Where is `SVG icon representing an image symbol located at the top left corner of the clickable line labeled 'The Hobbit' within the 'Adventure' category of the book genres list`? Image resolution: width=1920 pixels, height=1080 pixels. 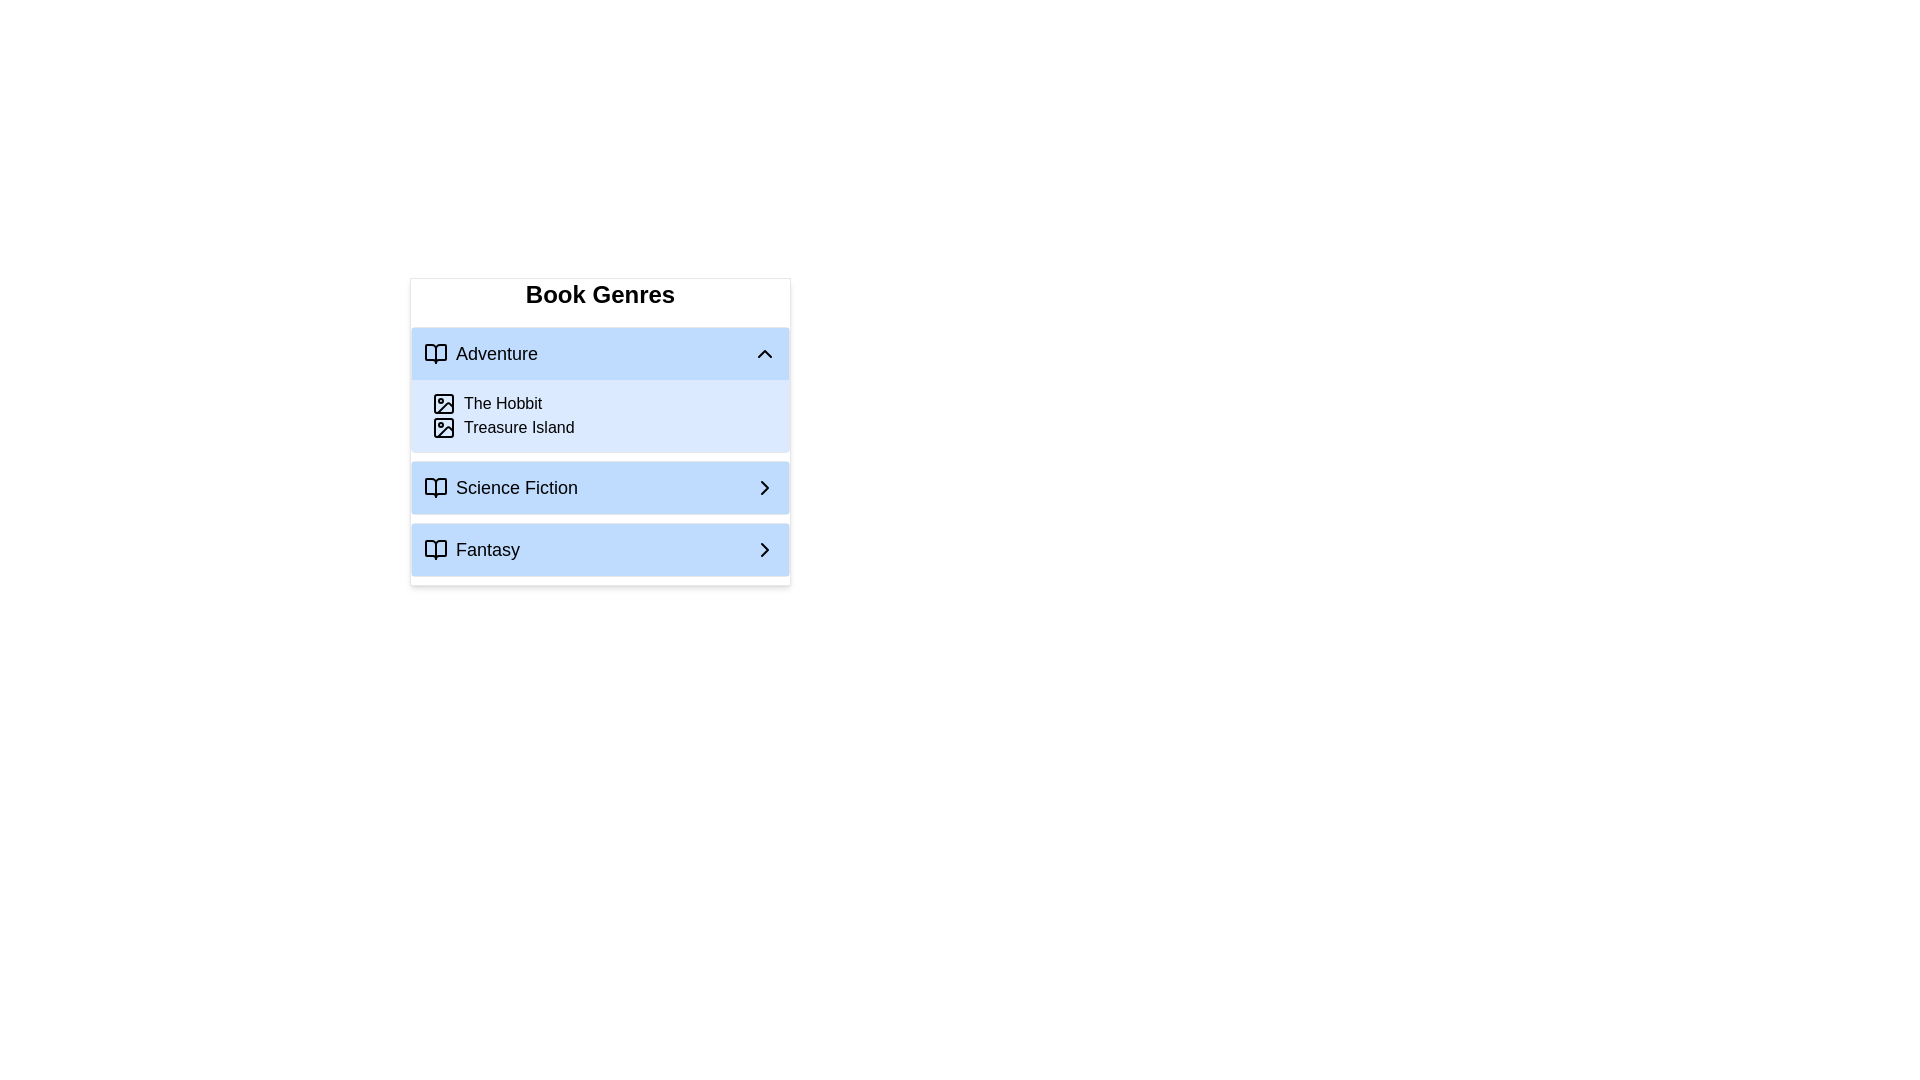 SVG icon representing an image symbol located at the top left corner of the clickable line labeled 'The Hobbit' within the 'Adventure' category of the book genres list is located at coordinates (443, 404).